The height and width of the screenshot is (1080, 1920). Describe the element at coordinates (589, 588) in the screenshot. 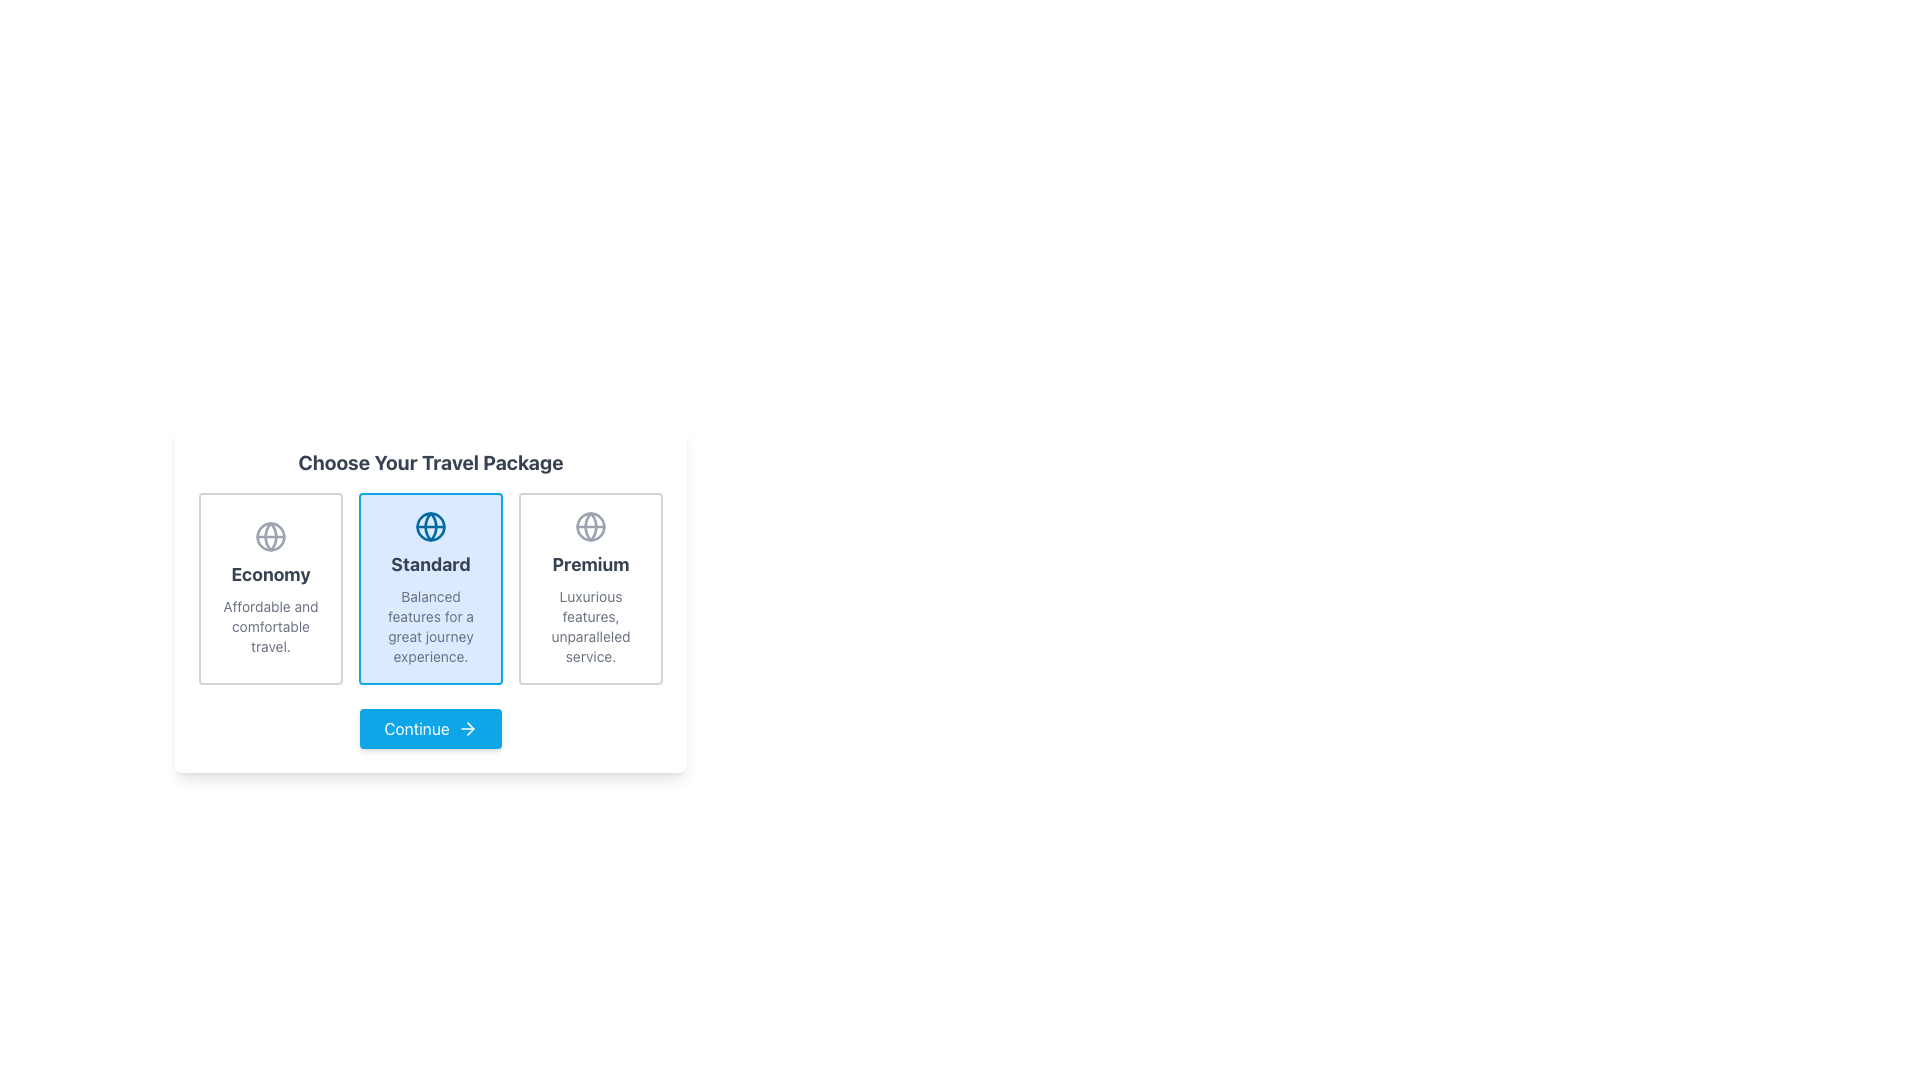

I see `the 'Premium' travel package selection card, which is the third option in a horizontal grid of three travel package options` at that location.